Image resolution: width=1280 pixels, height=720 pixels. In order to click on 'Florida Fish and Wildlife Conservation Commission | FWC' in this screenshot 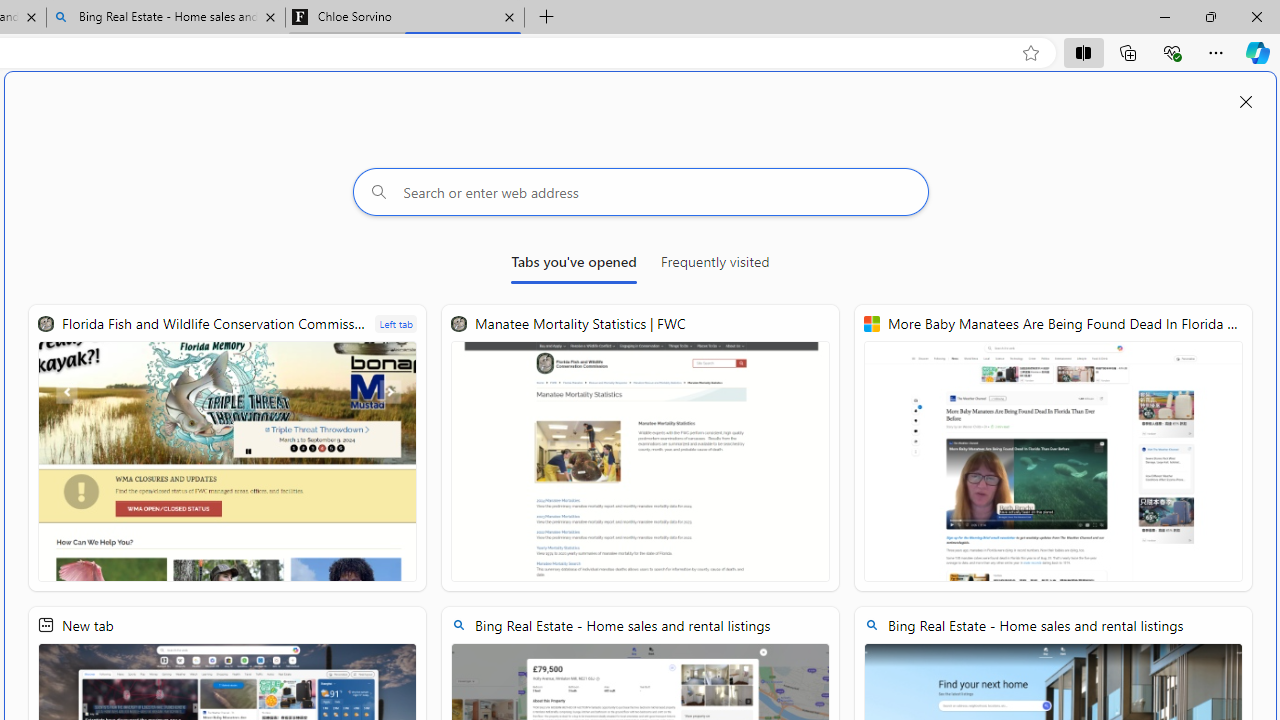, I will do `click(227, 447)`.